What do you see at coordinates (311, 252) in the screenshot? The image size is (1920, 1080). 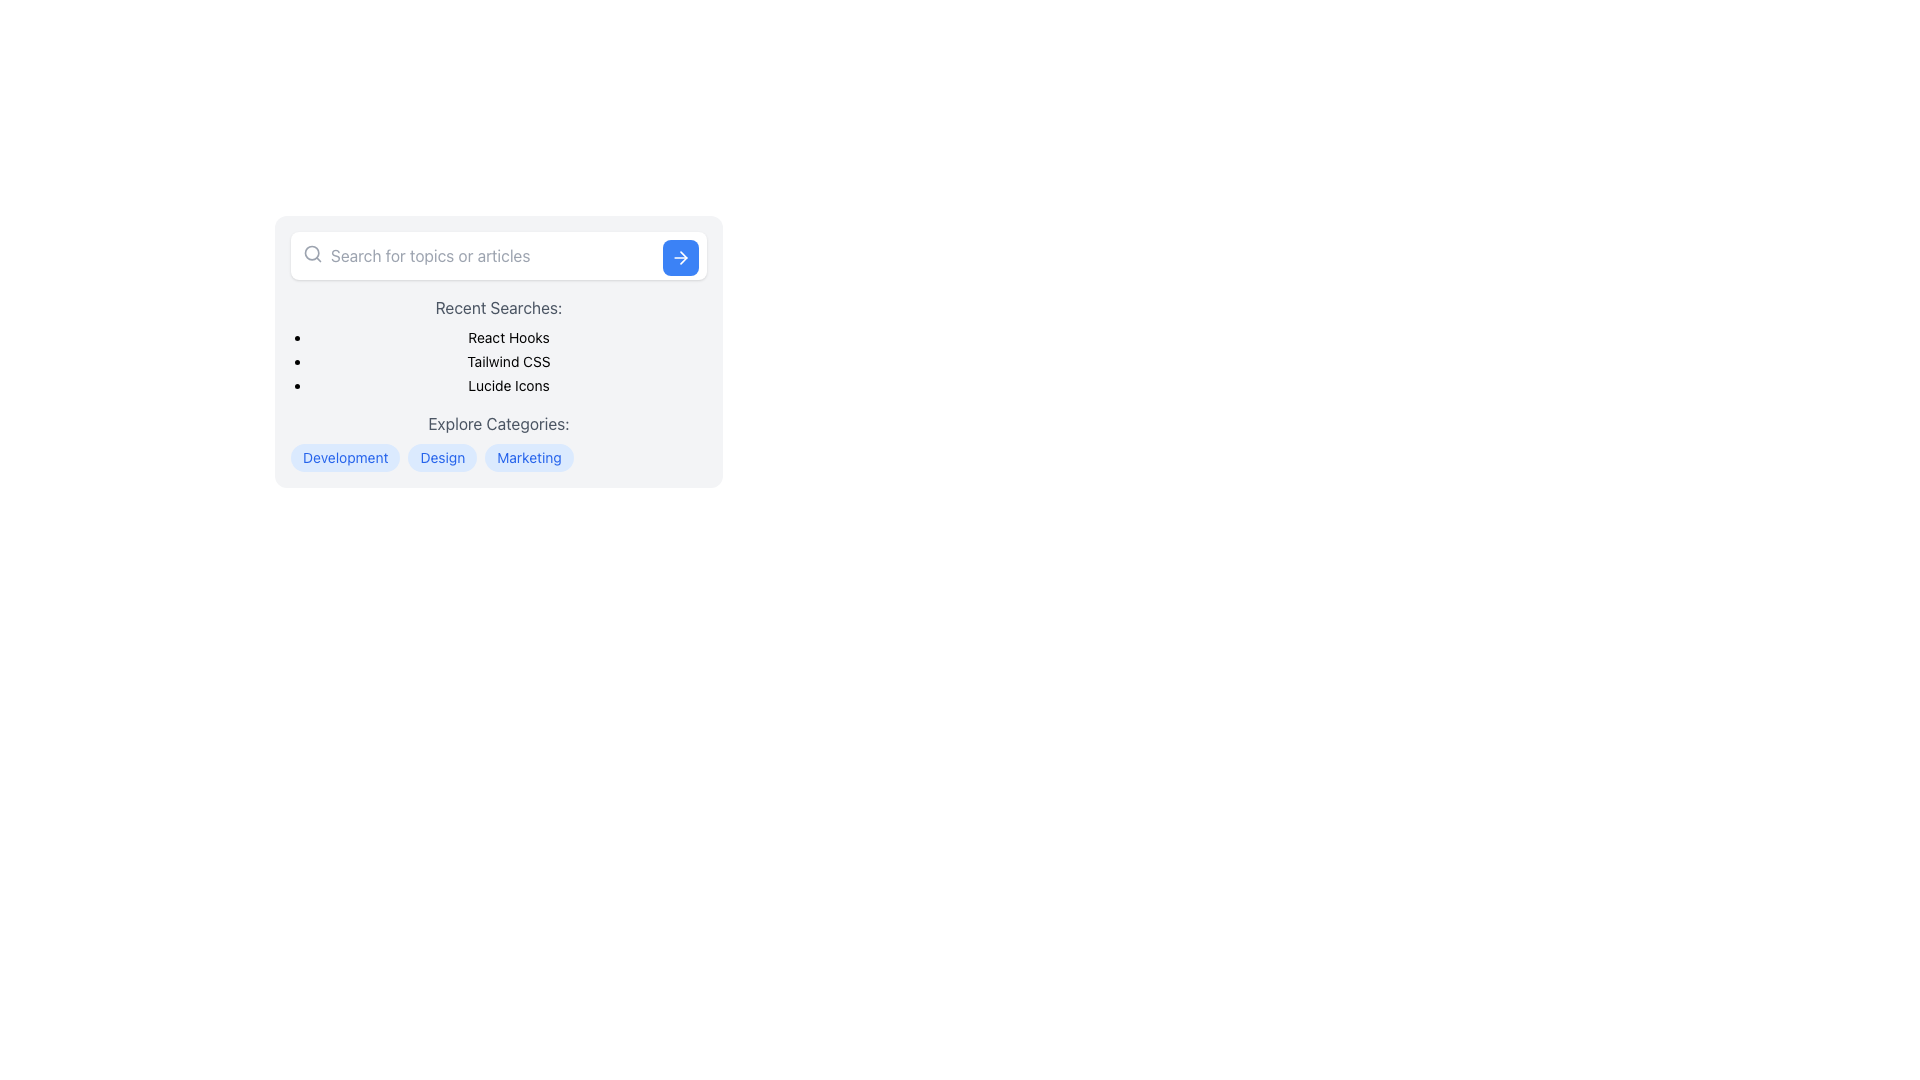 I see `the circular graphic of the magnifying glass icon, which represents the lens of the search feature located in the top-left corner of the search bar` at bounding box center [311, 252].